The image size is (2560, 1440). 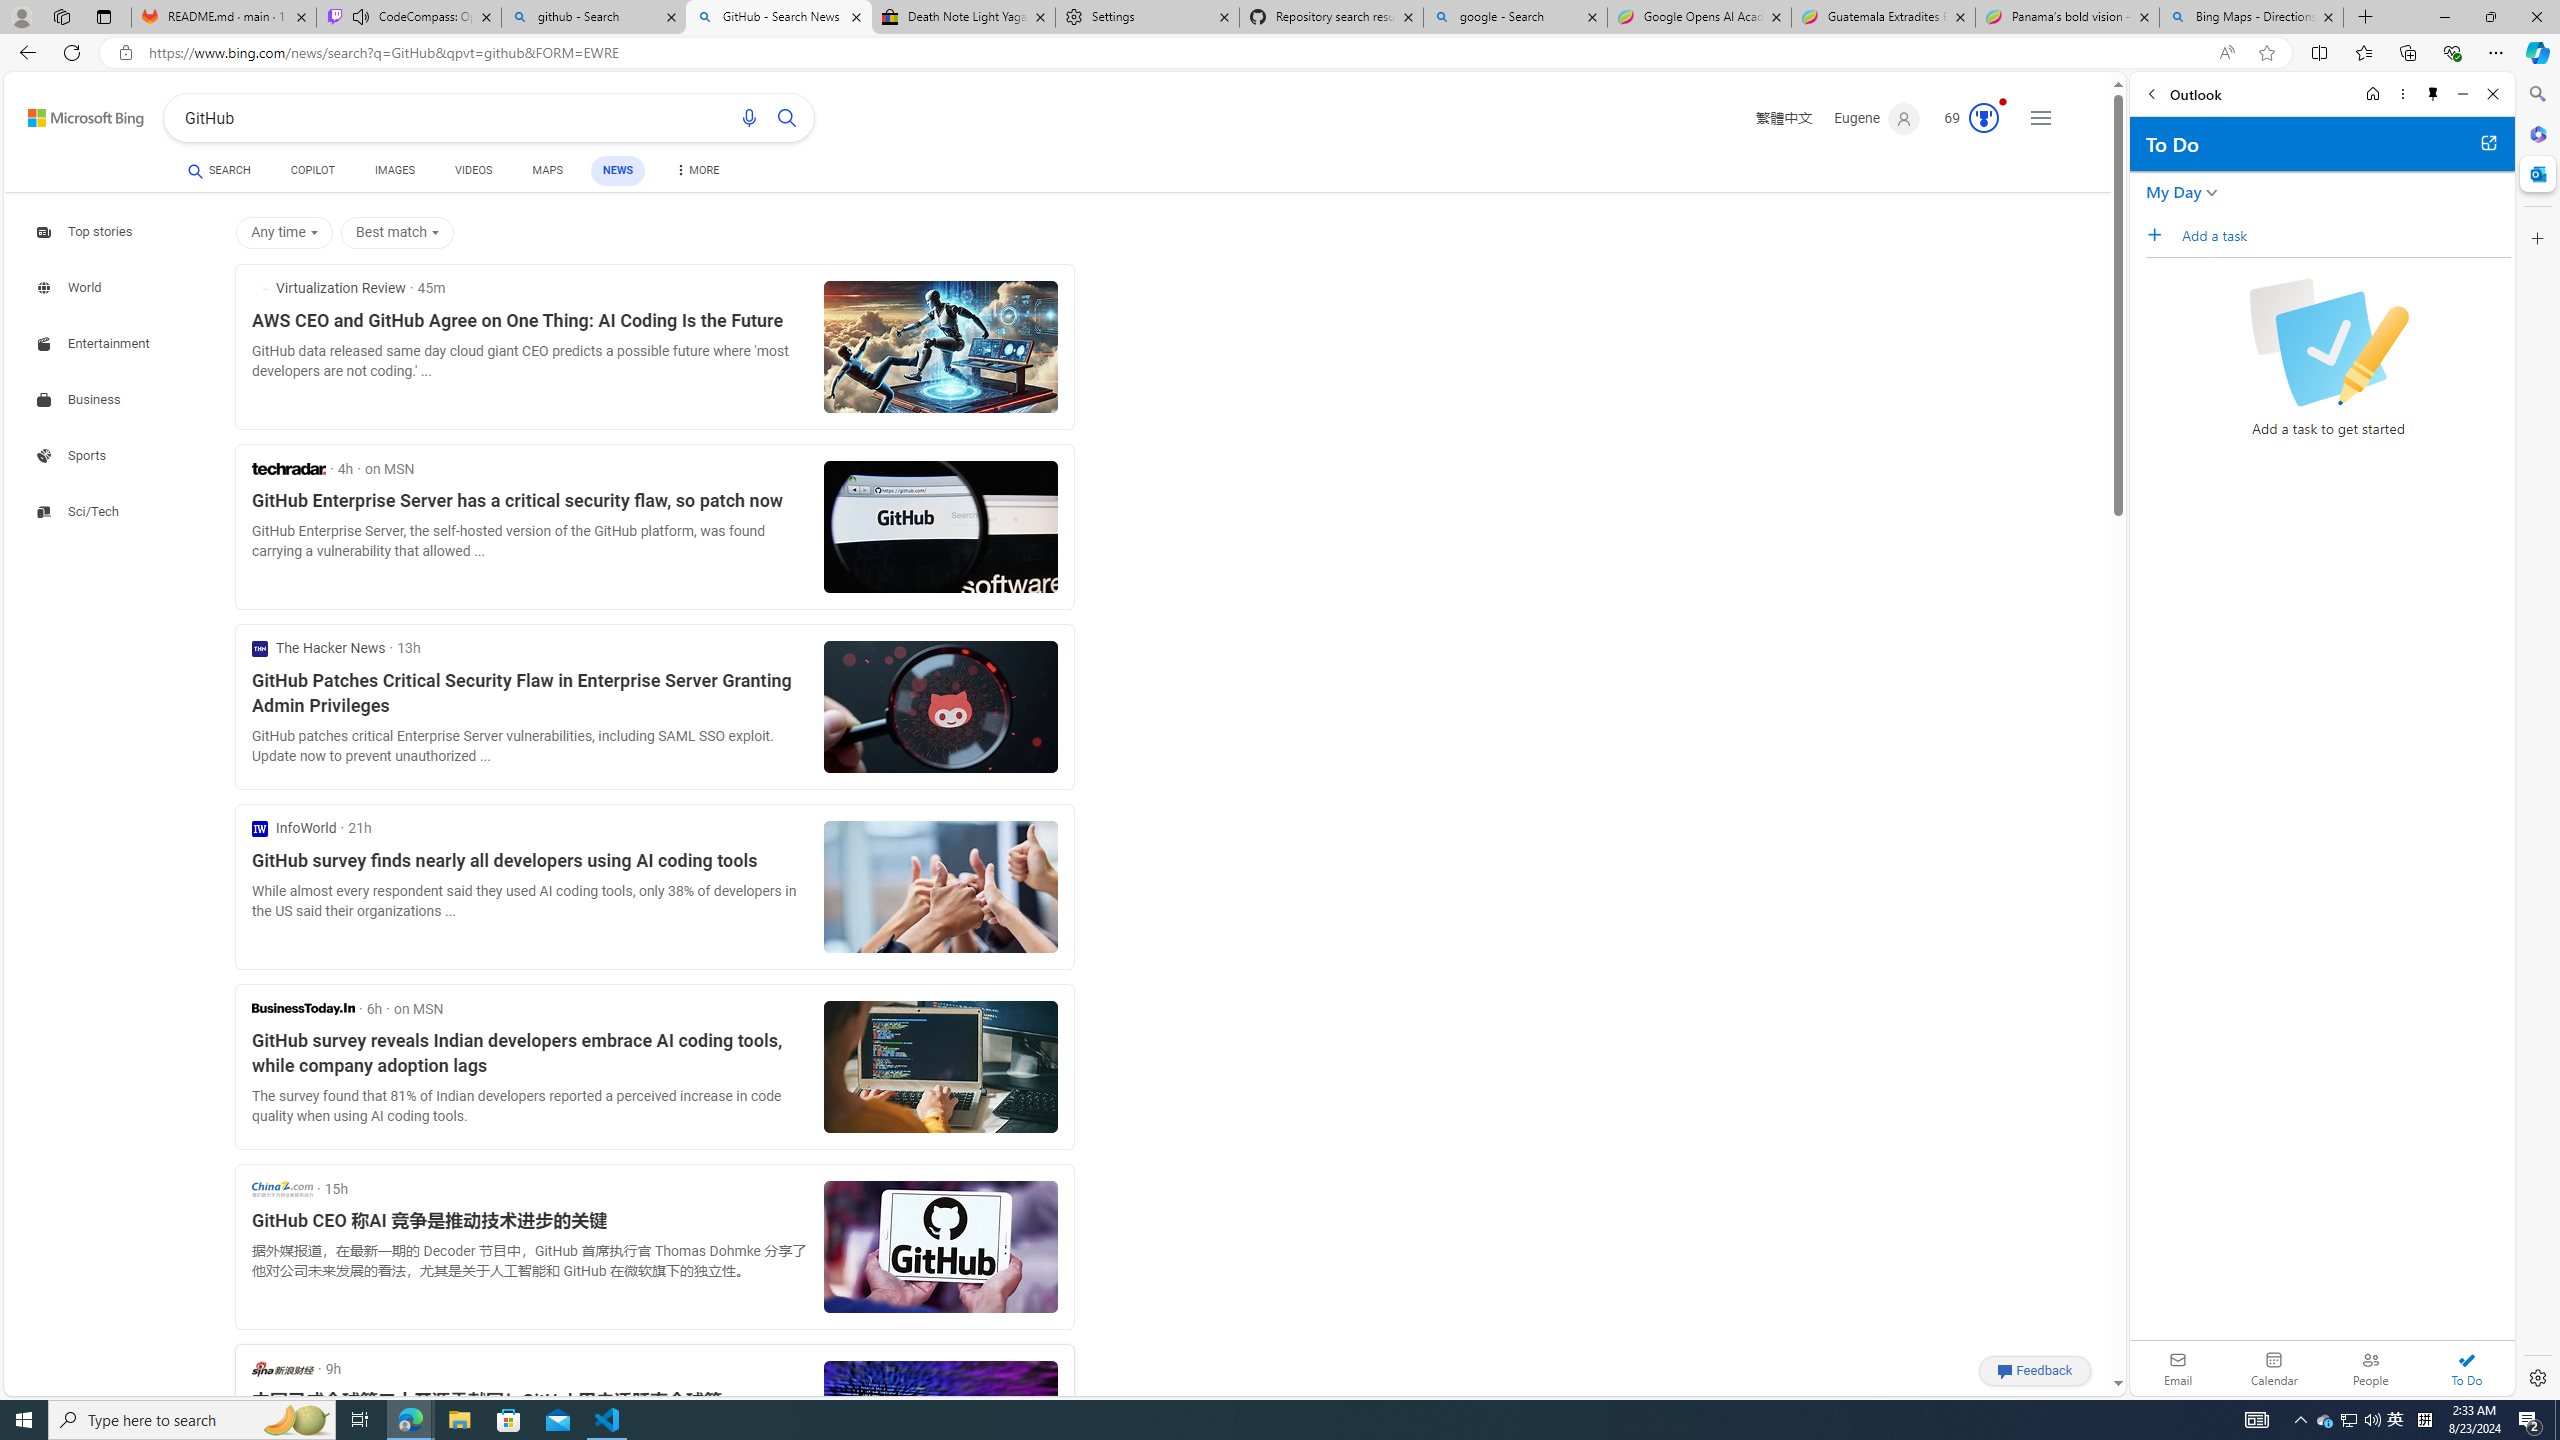 I want to click on 'To Do', so click(x=2466, y=1367).